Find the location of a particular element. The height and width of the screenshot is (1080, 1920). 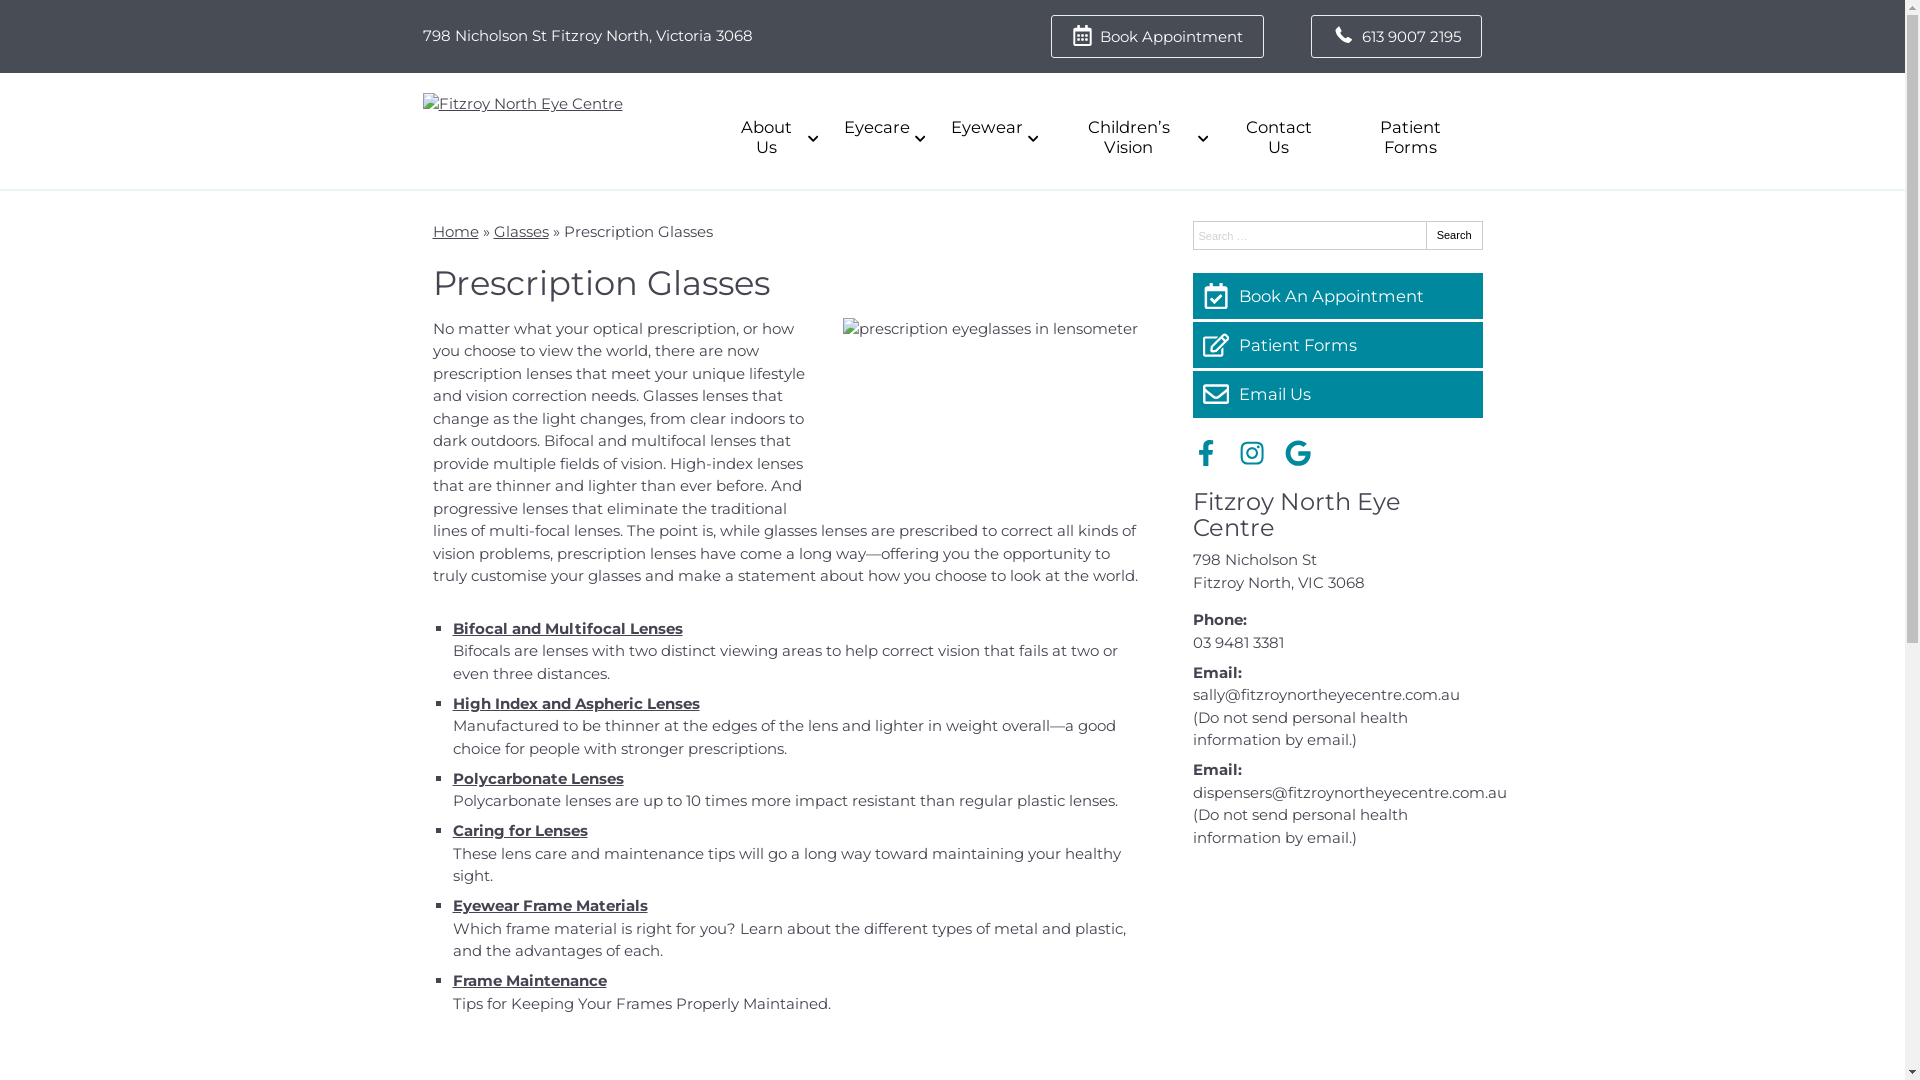

'Book Appointment' is located at coordinates (1157, 36).